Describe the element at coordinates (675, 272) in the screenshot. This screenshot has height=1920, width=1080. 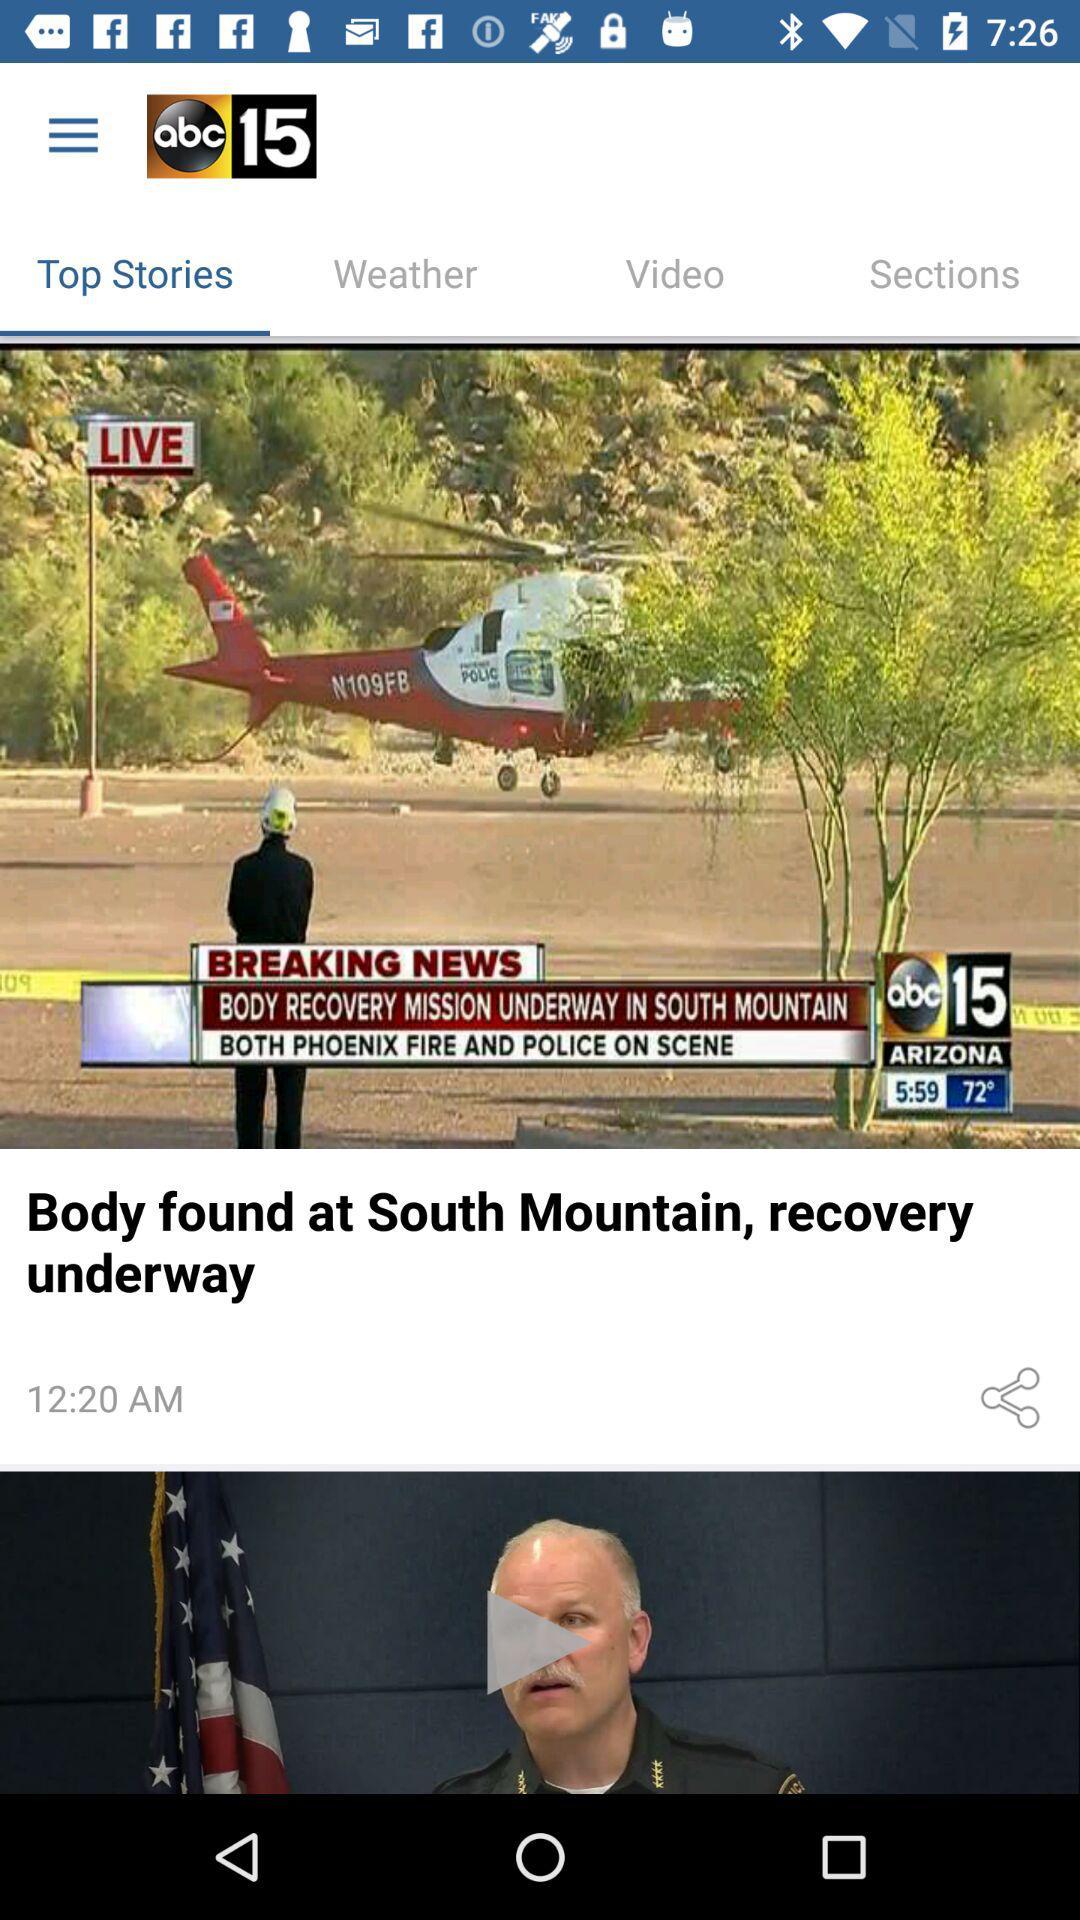
I see `video tab` at that location.